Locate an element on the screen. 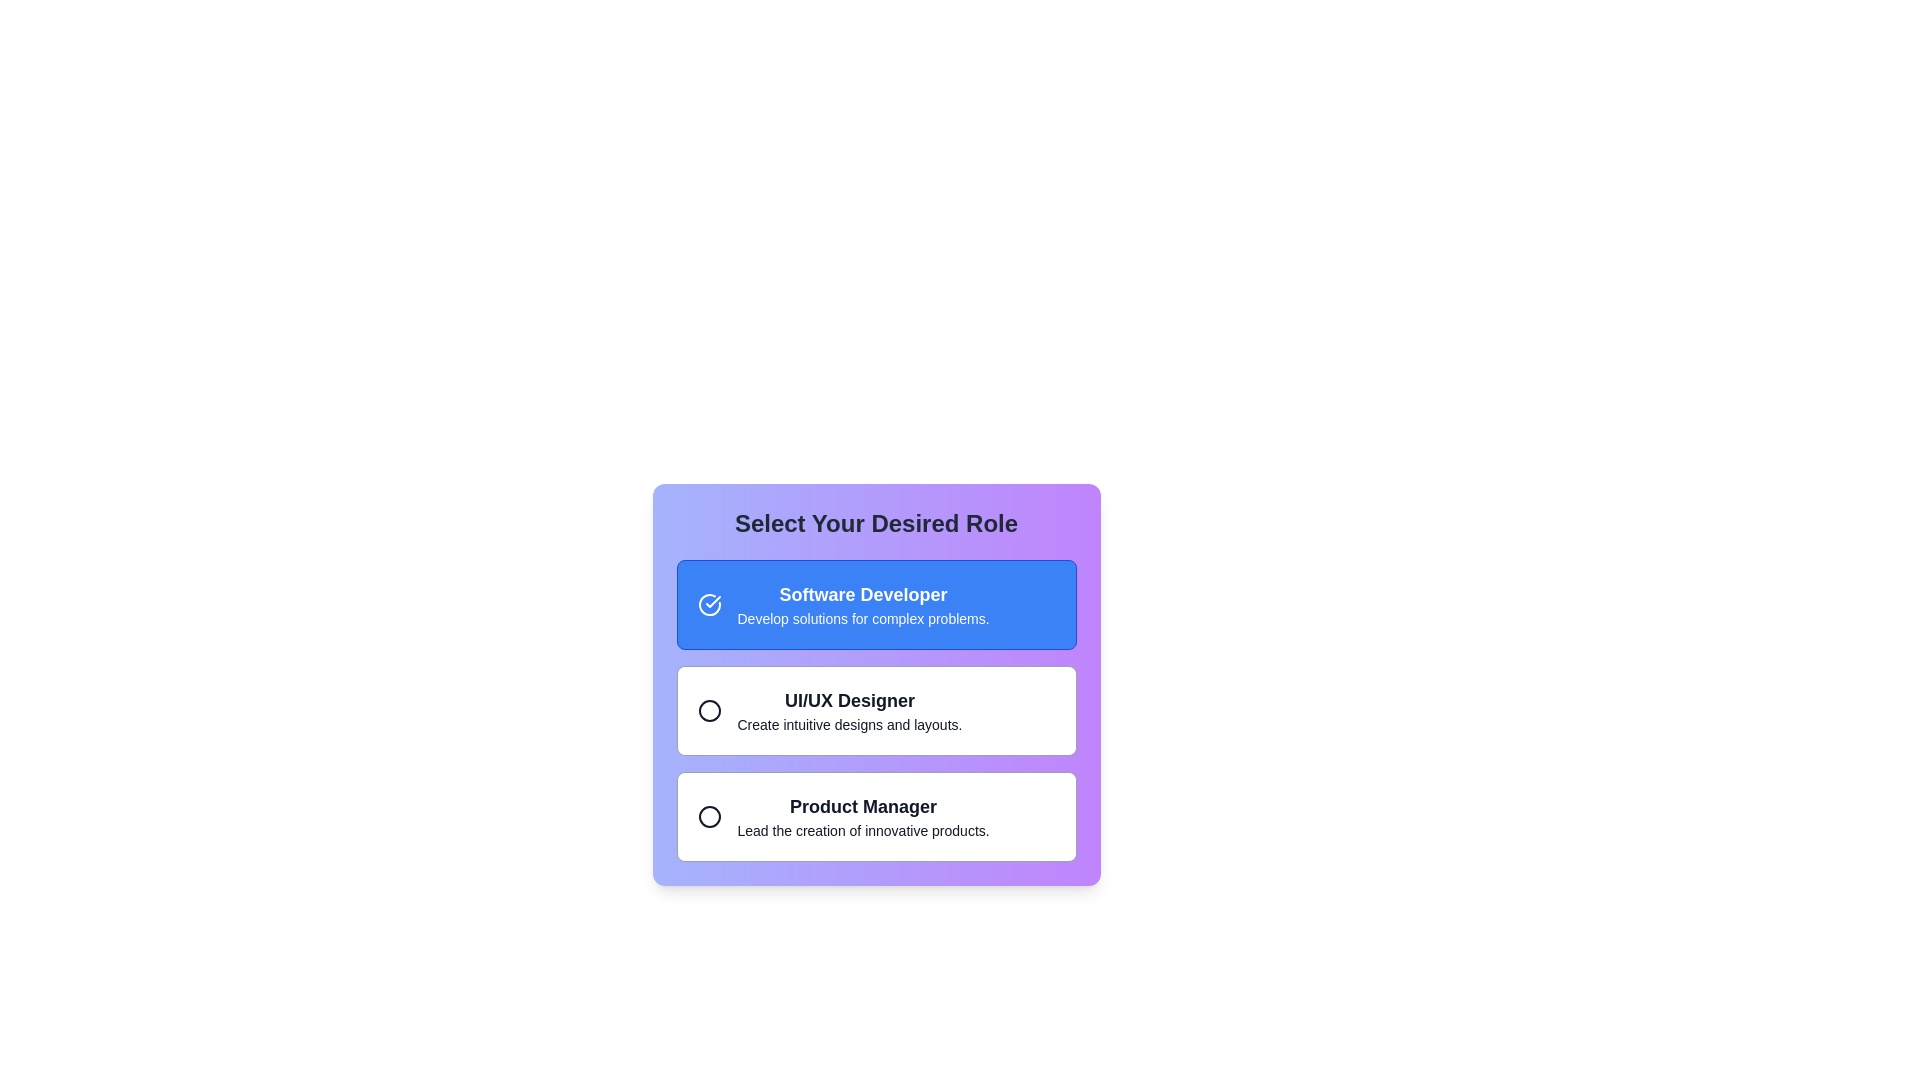 This screenshot has width=1920, height=1080. the icon located to the immediate left of the text 'UI/UX Designer' is located at coordinates (709, 709).